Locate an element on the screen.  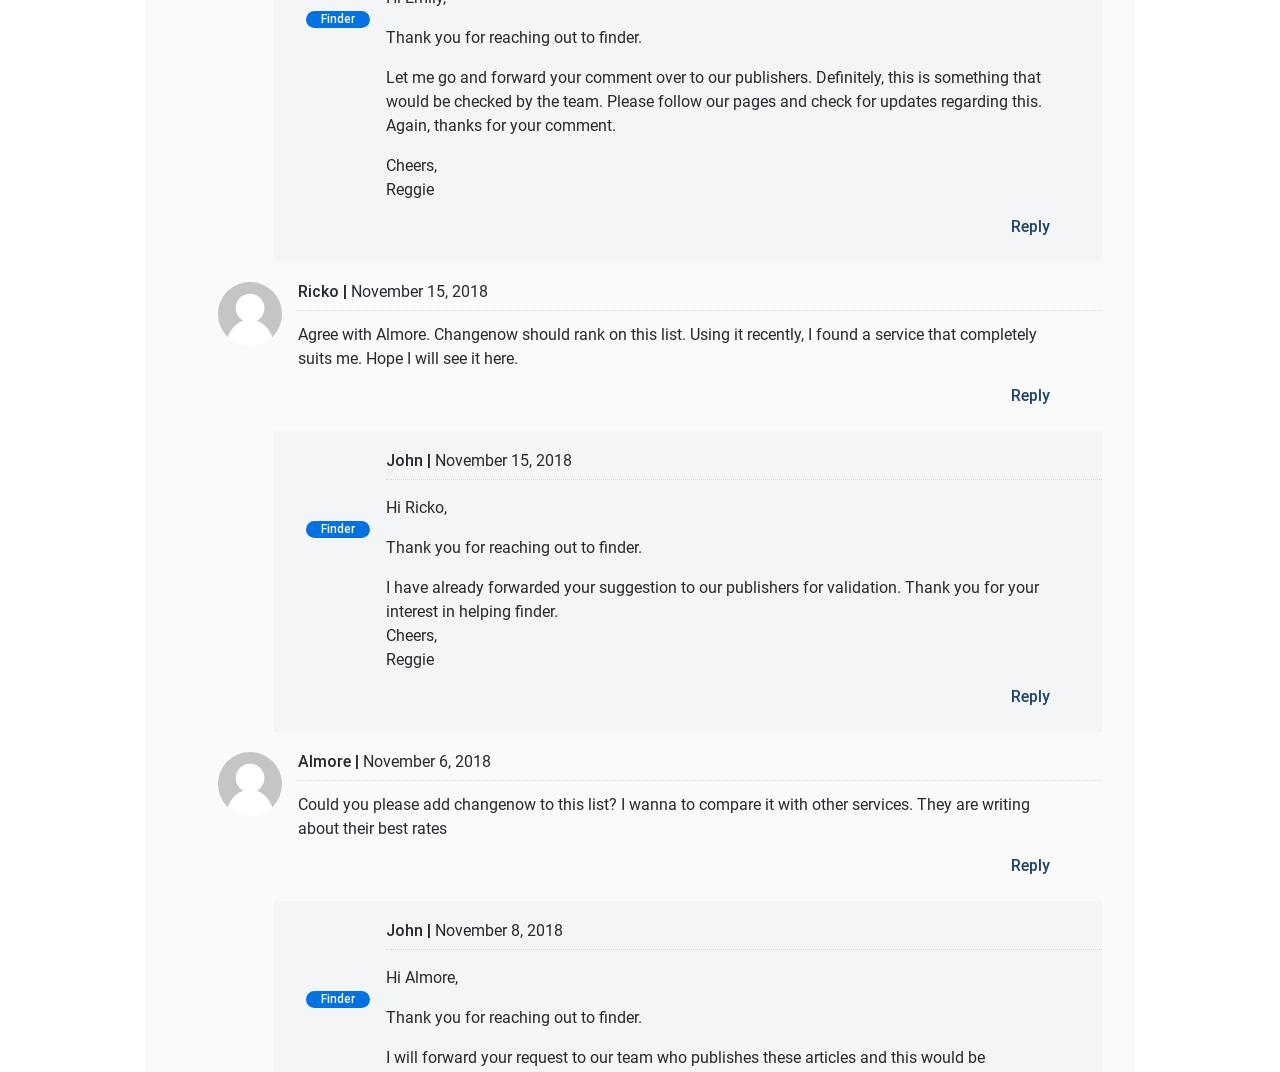
'Almore' is located at coordinates (324, 760).